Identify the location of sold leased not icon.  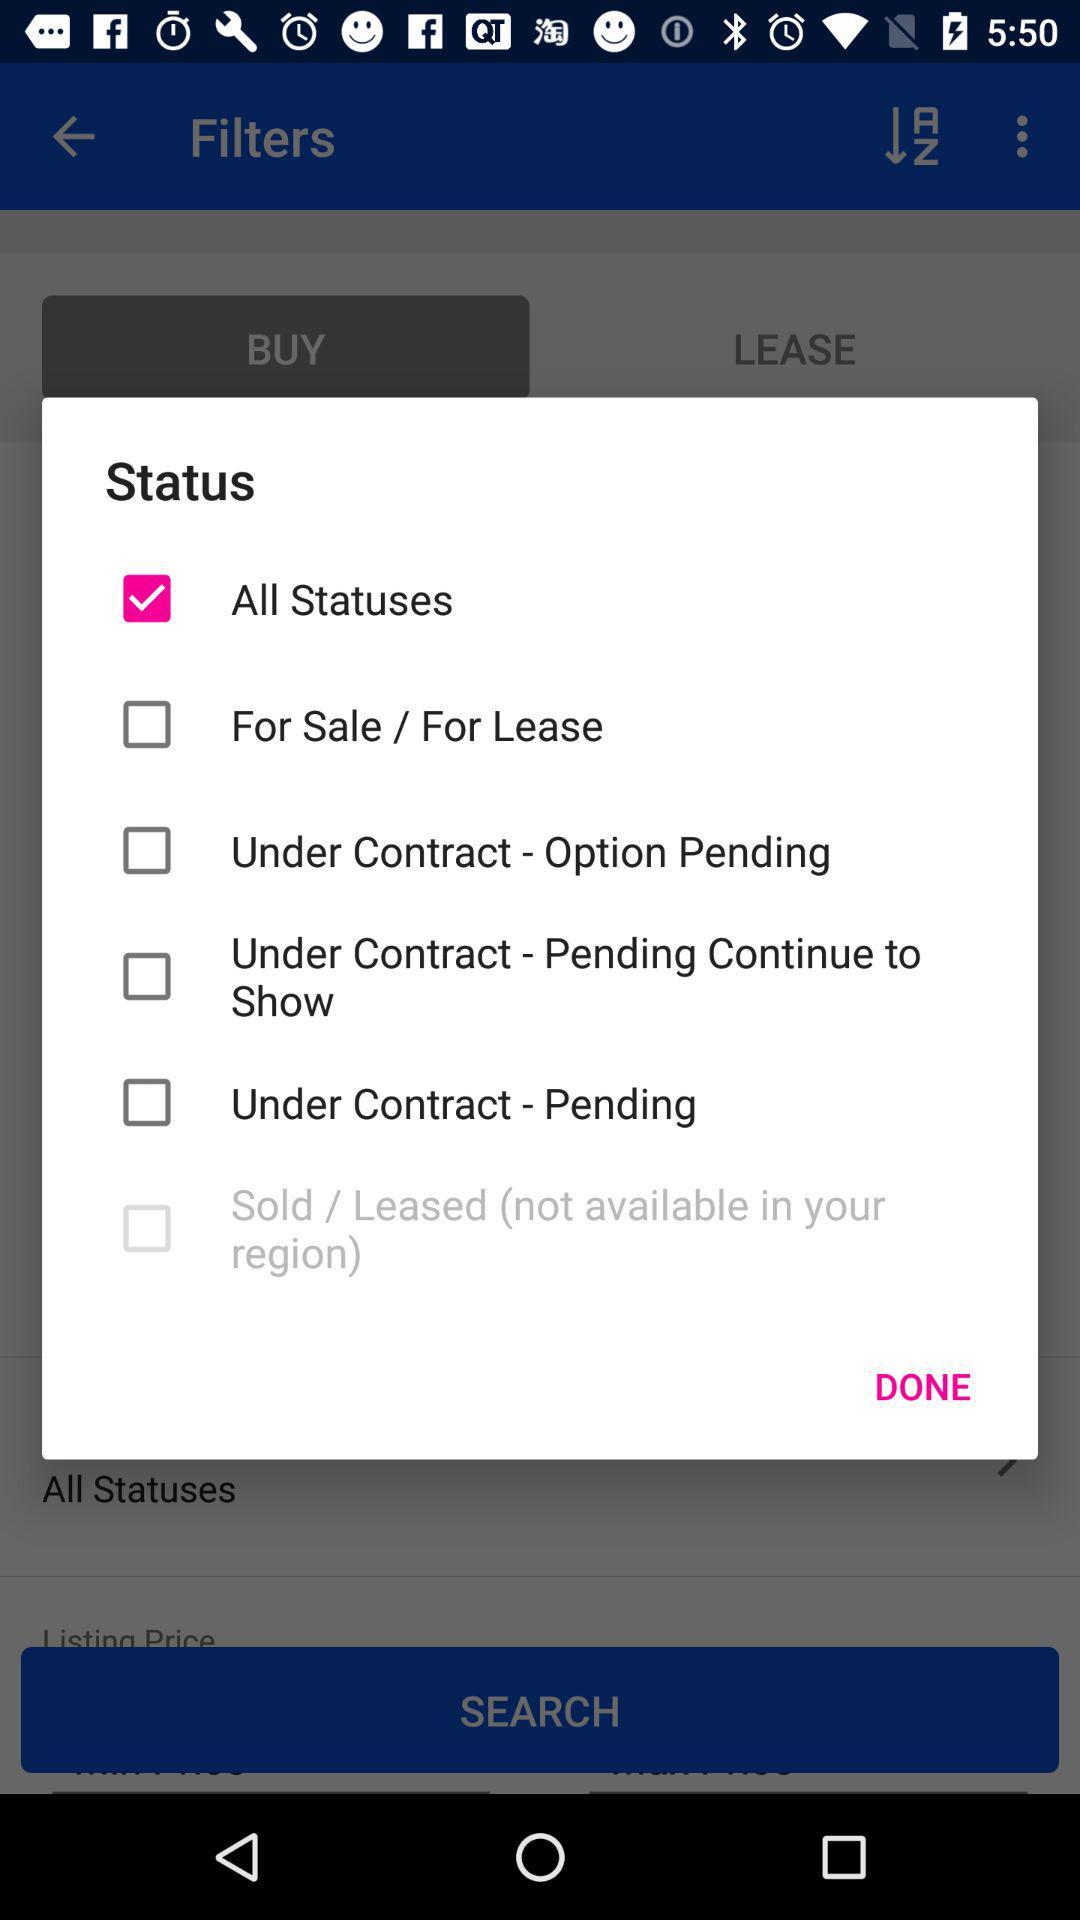
(601, 1227).